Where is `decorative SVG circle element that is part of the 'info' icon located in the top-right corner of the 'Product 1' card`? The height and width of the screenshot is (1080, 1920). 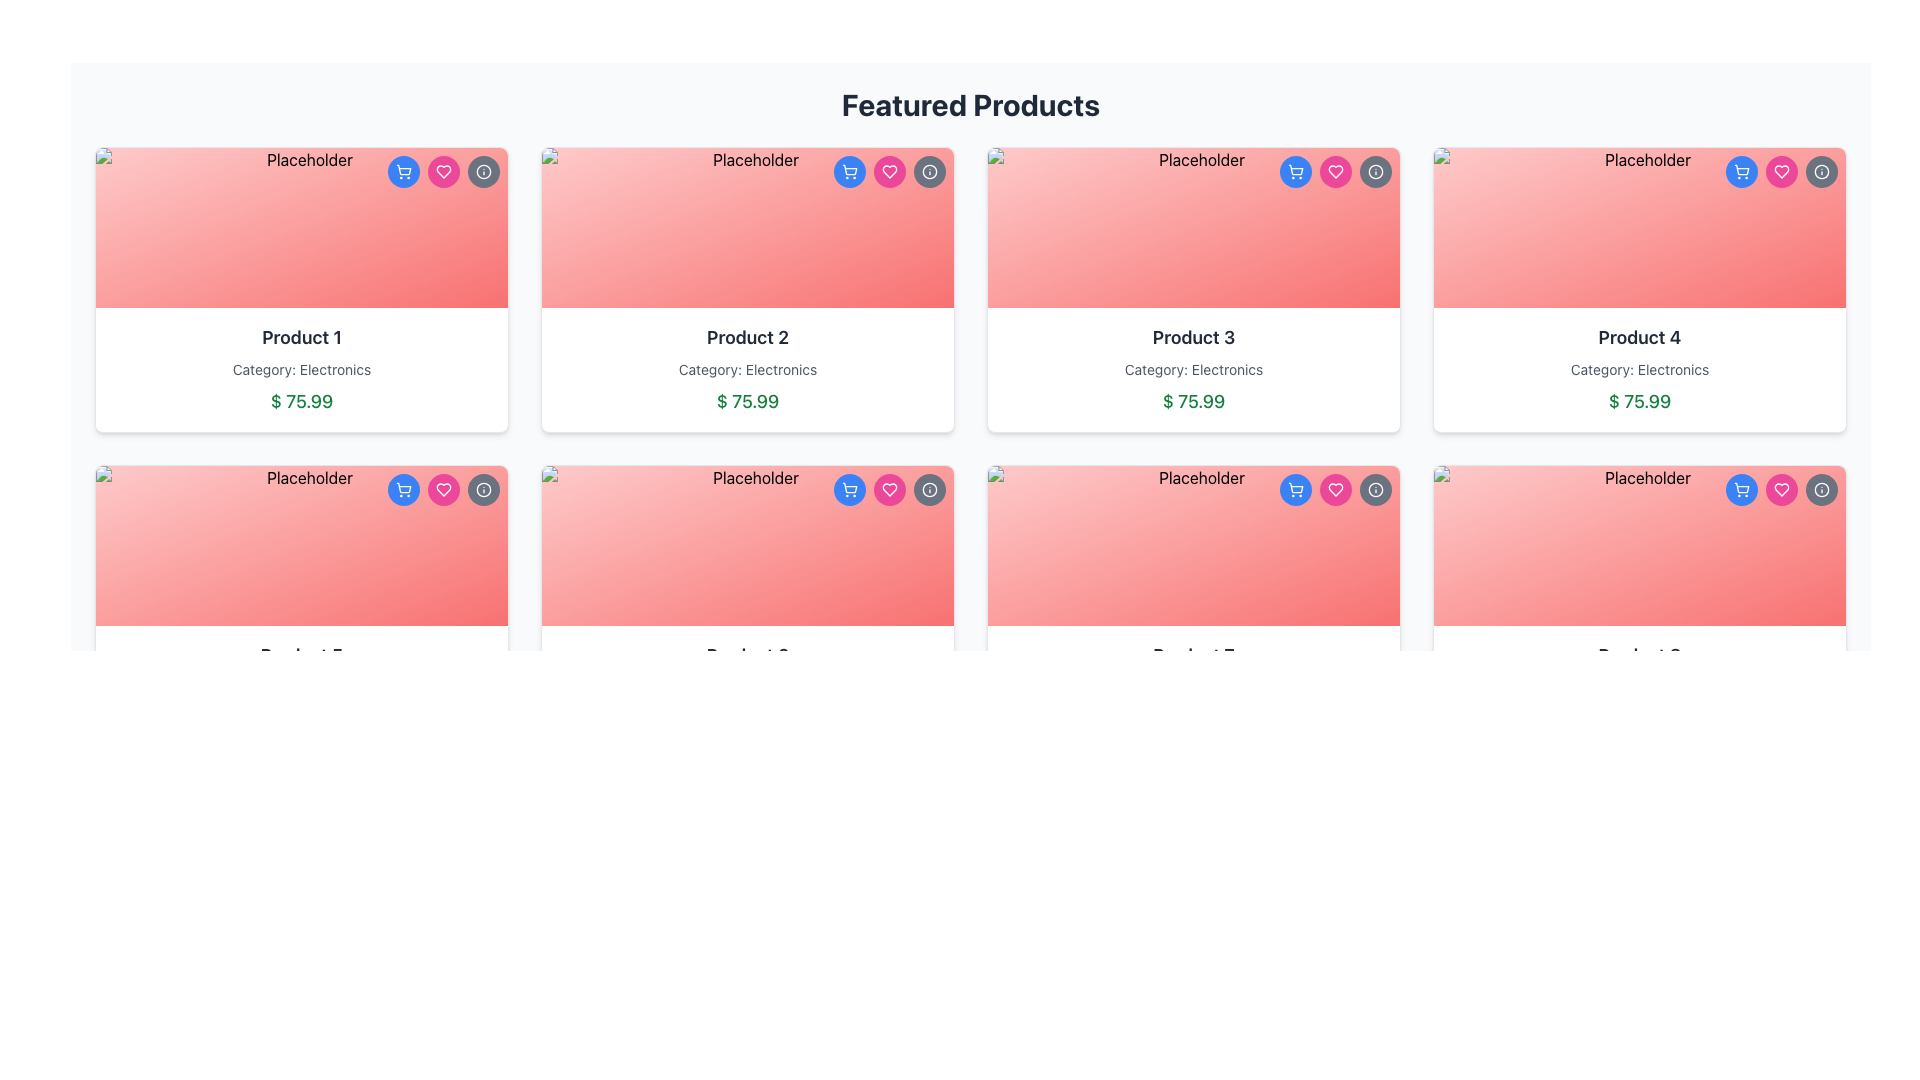 decorative SVG circle element that is part of the 'info' icon located in the top-right corner of the 'Product 1' card is located at coordinates (484, 171).